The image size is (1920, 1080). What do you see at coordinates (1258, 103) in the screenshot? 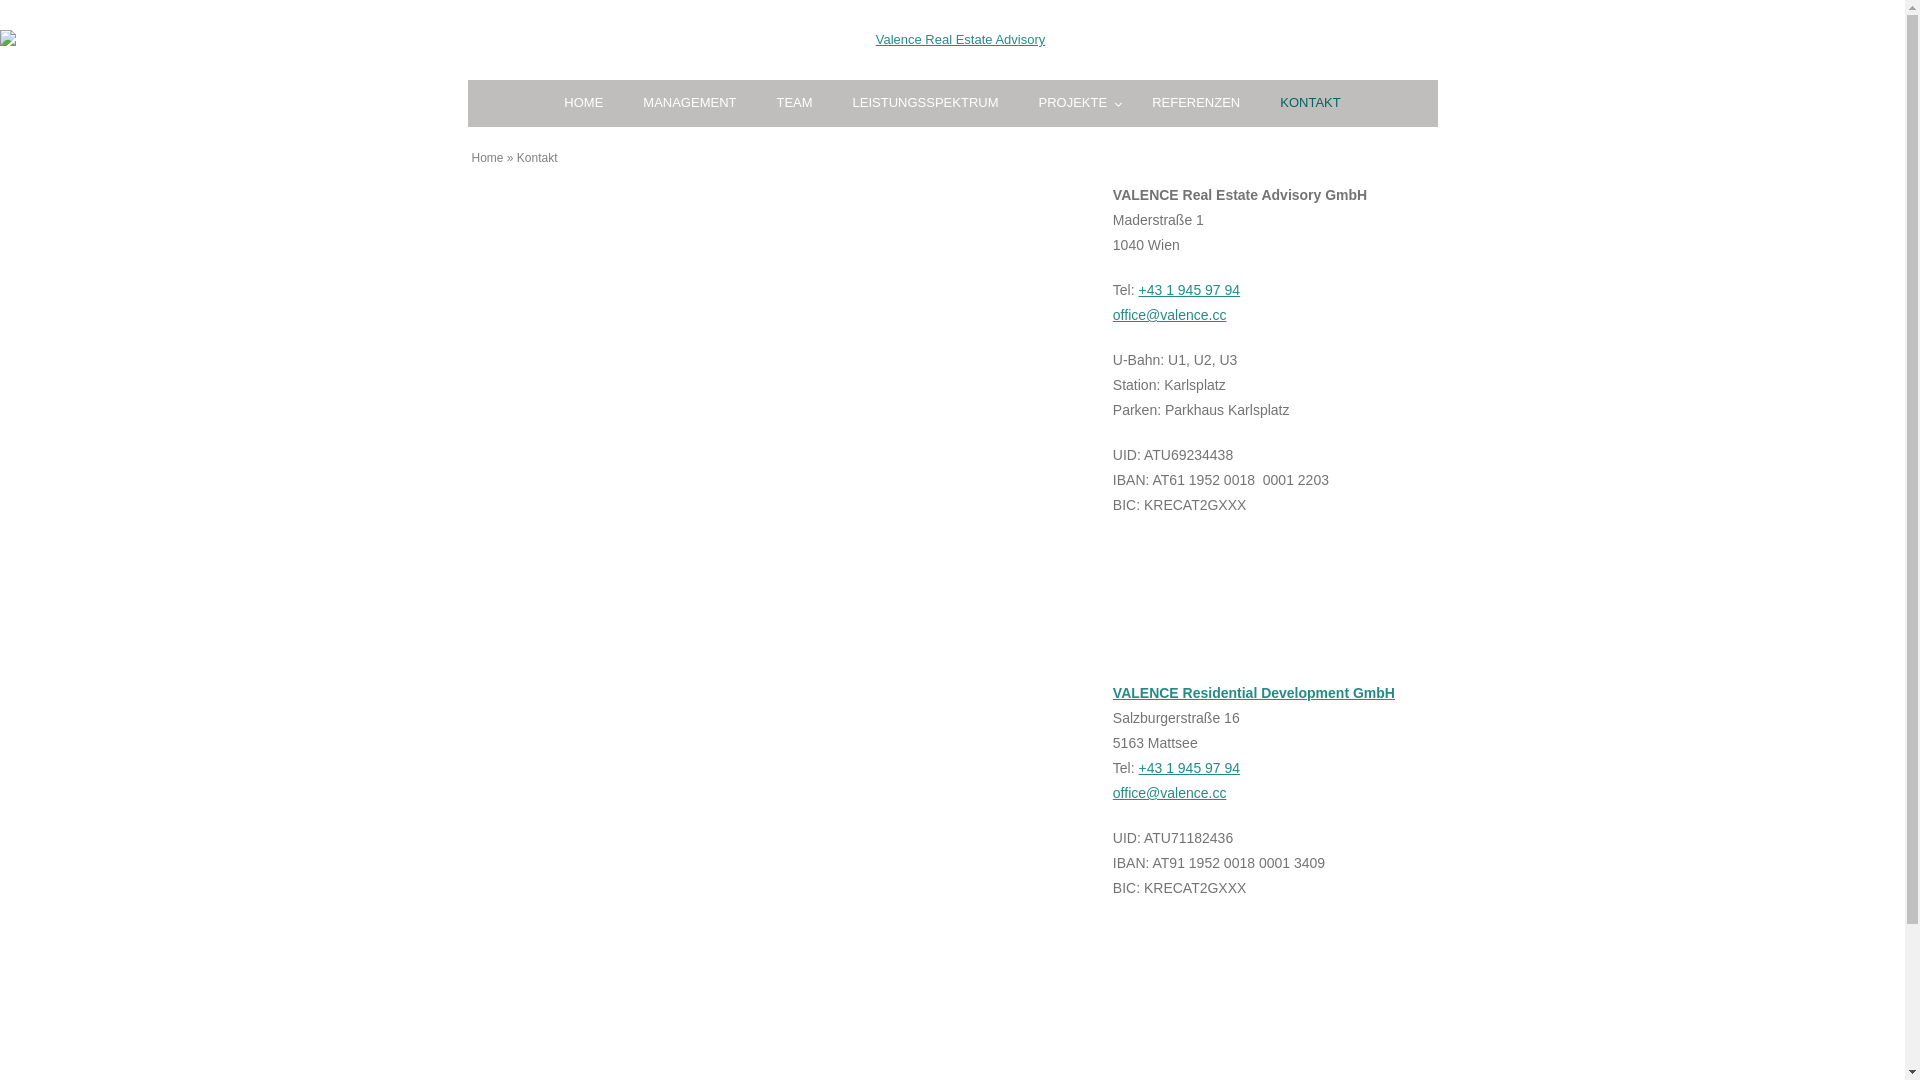
I see `'KONTAKT'` at bounding box center [1258, 103].